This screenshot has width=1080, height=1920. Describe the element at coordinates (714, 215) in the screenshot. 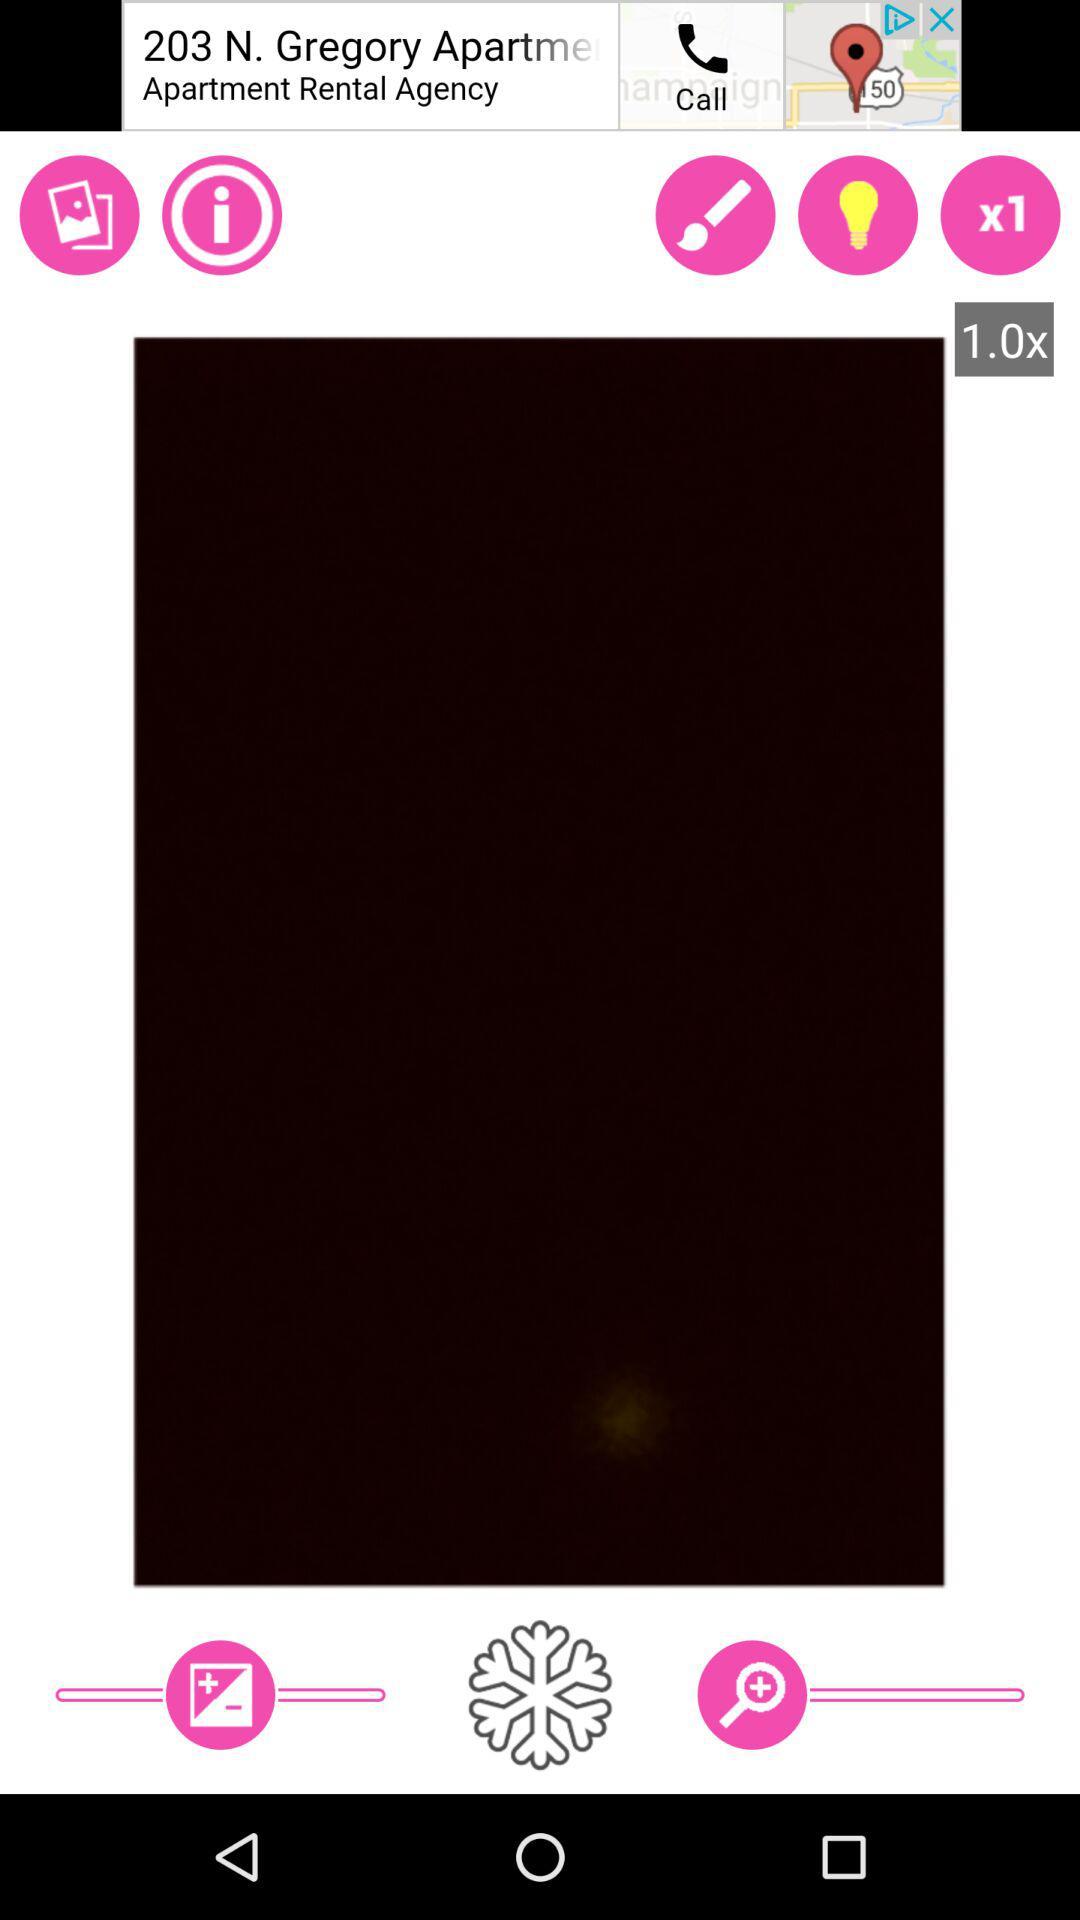

I see `open paintbrush` at that location.